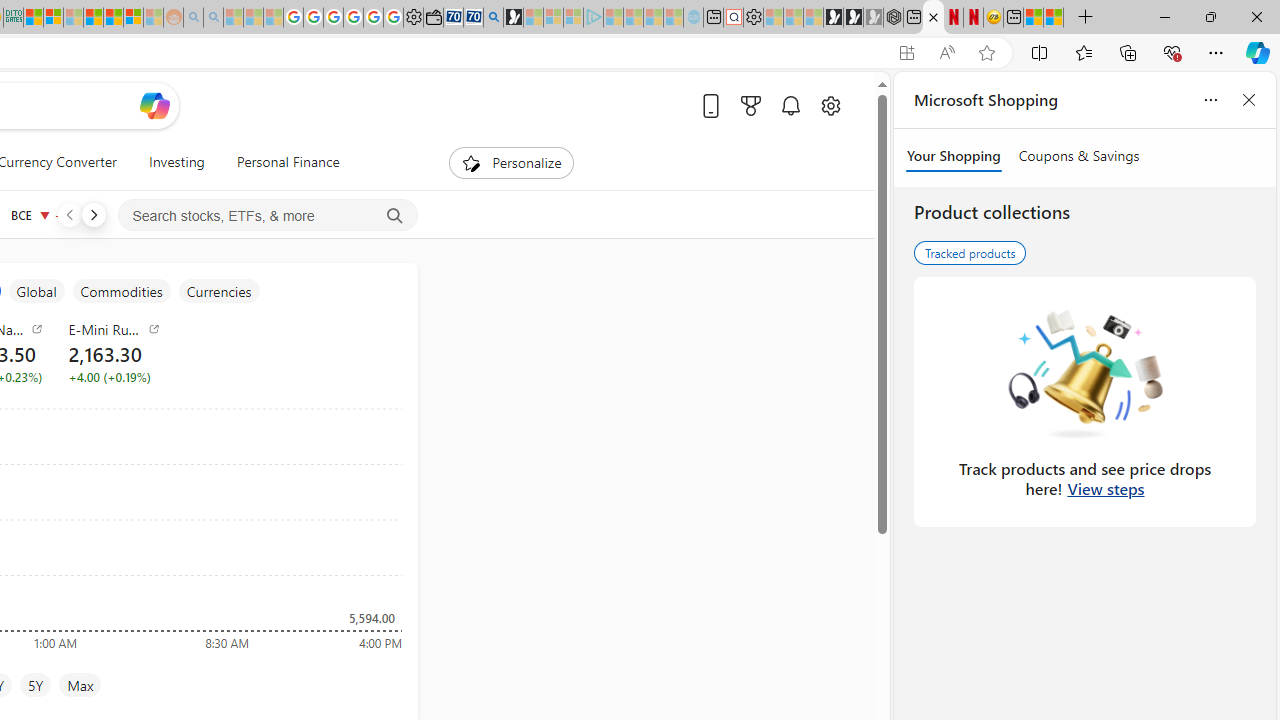 Image resolution: width=1280 pixels, height=720 pixels. Describe the element at coordinates (1033, 17) in the screenshot. I see `'Wildlife - MSN'` at that location.